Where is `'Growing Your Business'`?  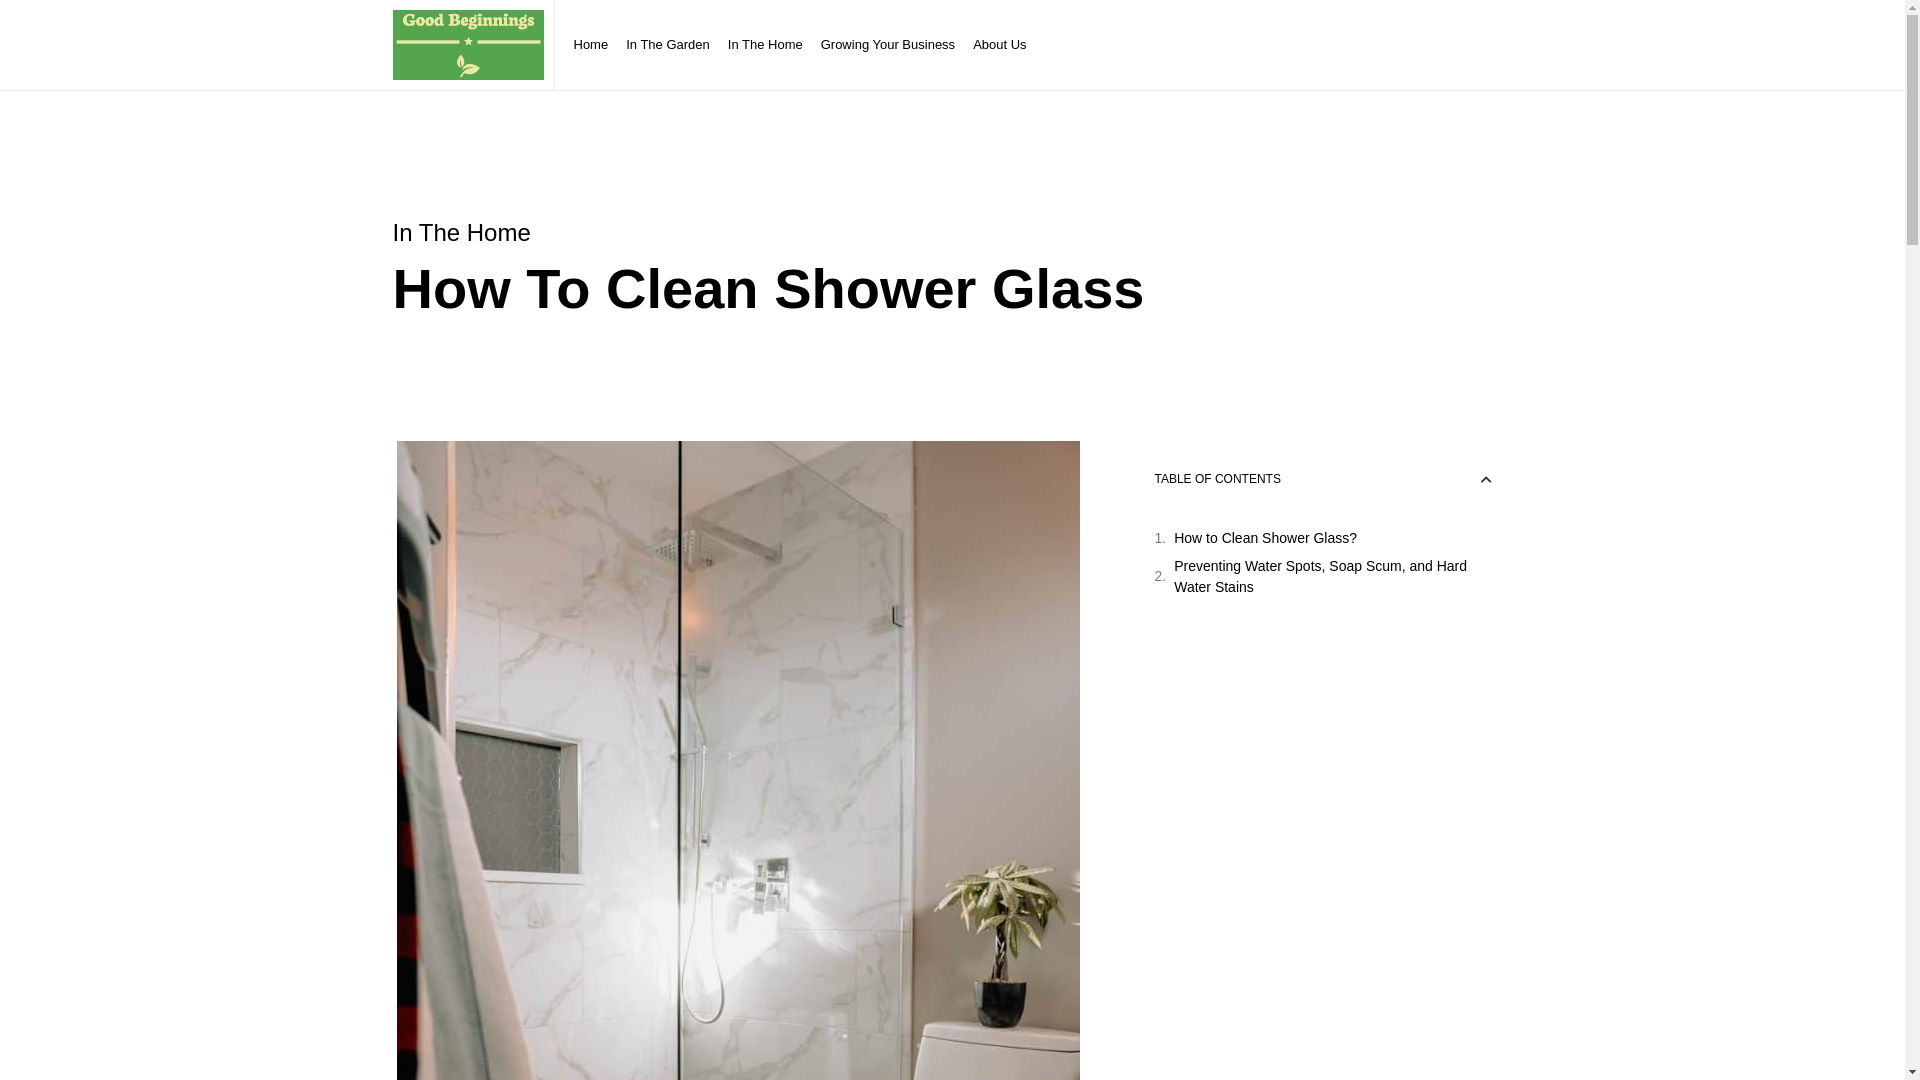
'Growing Your Business' is located at coordinates (887, 45).